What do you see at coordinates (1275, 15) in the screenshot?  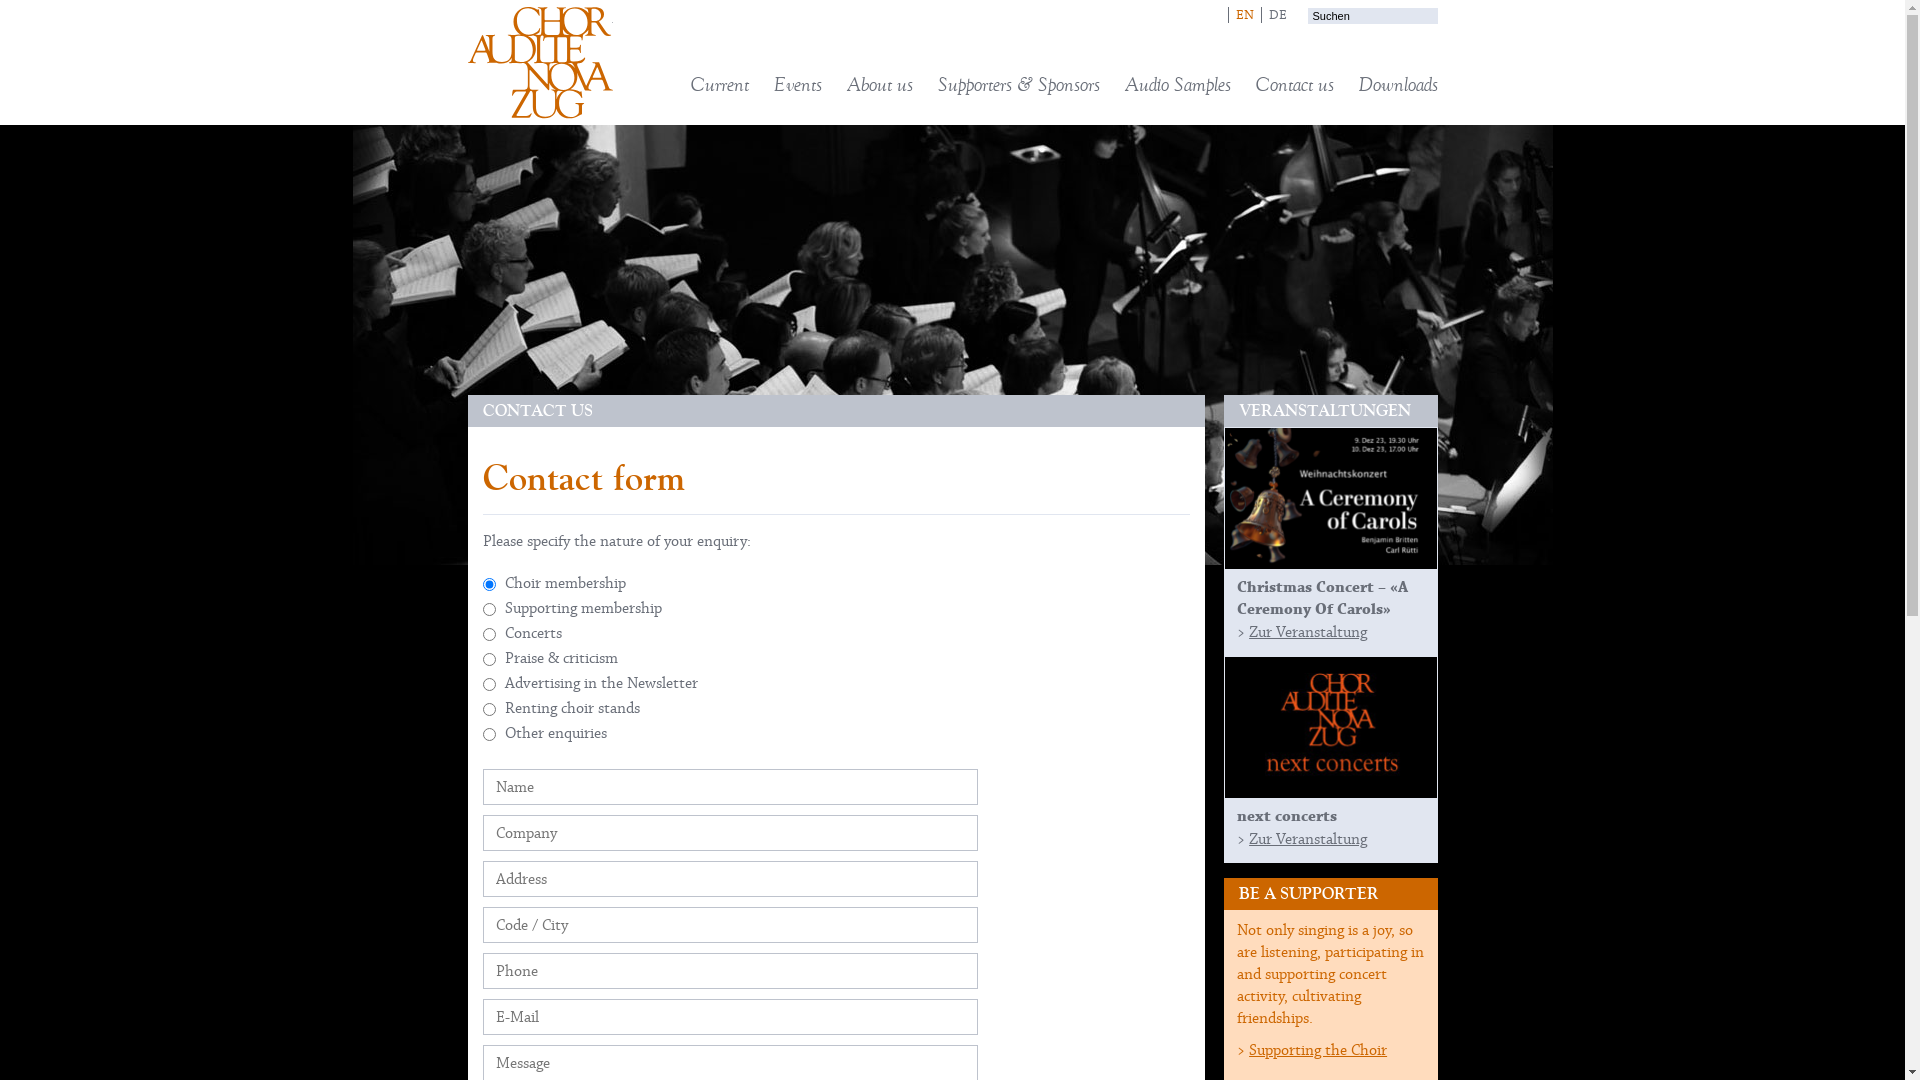 I see `'DE'` at bounding box center [1275, 15].